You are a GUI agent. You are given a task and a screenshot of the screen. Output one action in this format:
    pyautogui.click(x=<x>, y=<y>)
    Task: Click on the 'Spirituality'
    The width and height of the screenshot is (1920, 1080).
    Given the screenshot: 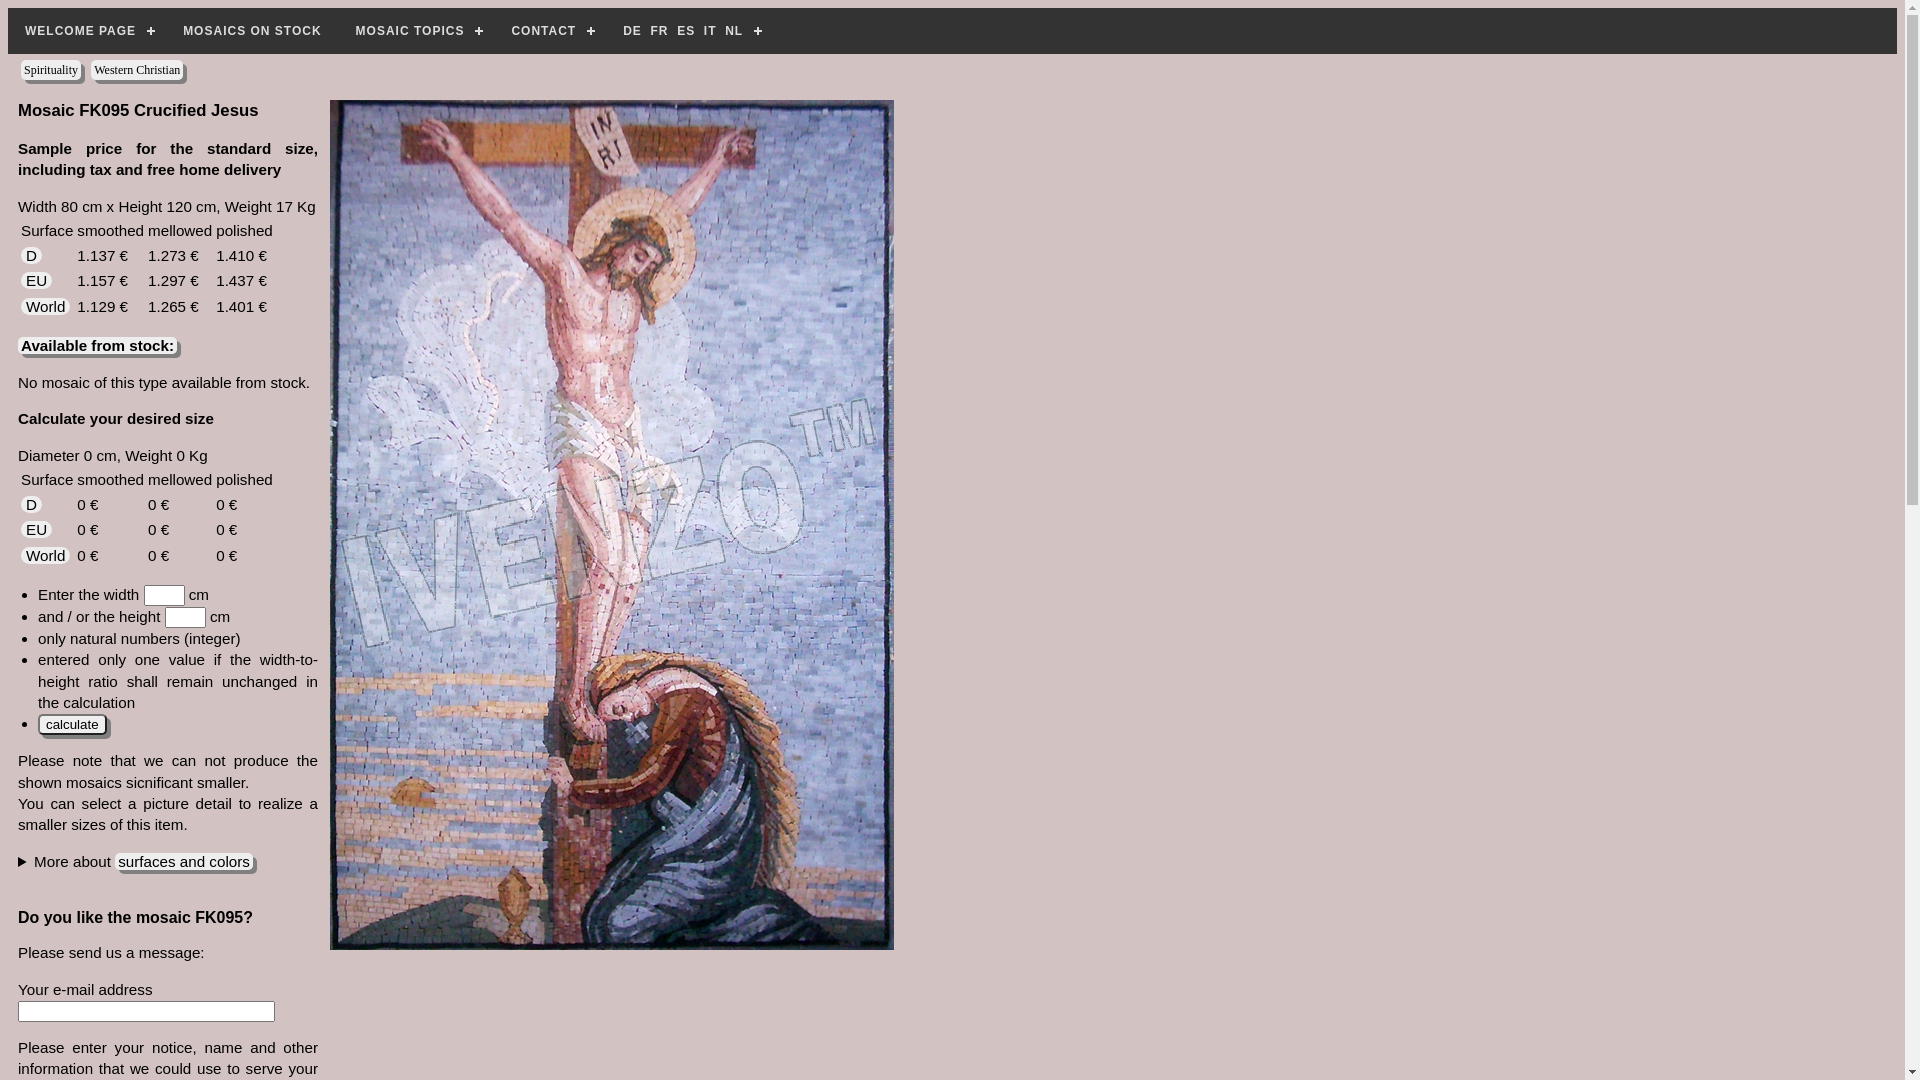 What is the action you would take?
    pyautogui.click(x=51, y=68)
    